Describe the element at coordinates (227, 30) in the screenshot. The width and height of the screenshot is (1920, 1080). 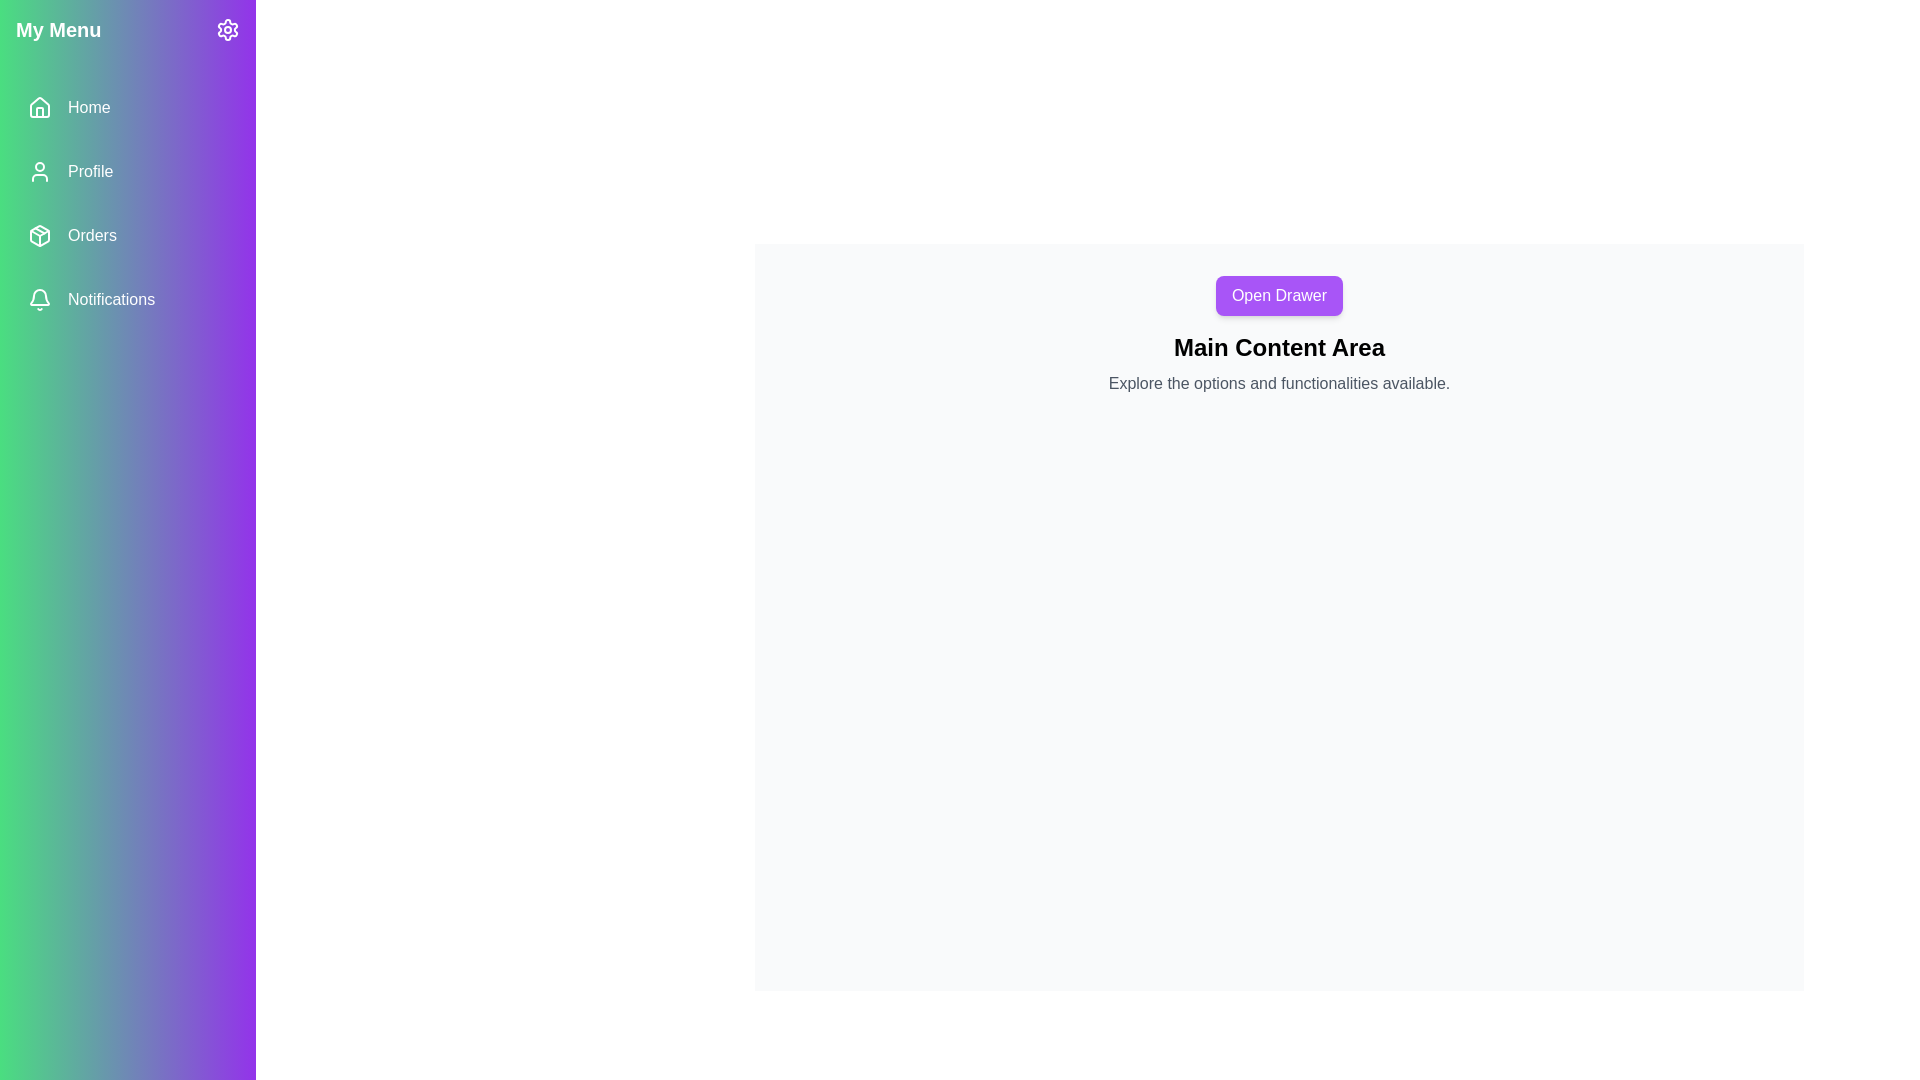
I see `the settings button to toggle the drawer visibility` at that location.